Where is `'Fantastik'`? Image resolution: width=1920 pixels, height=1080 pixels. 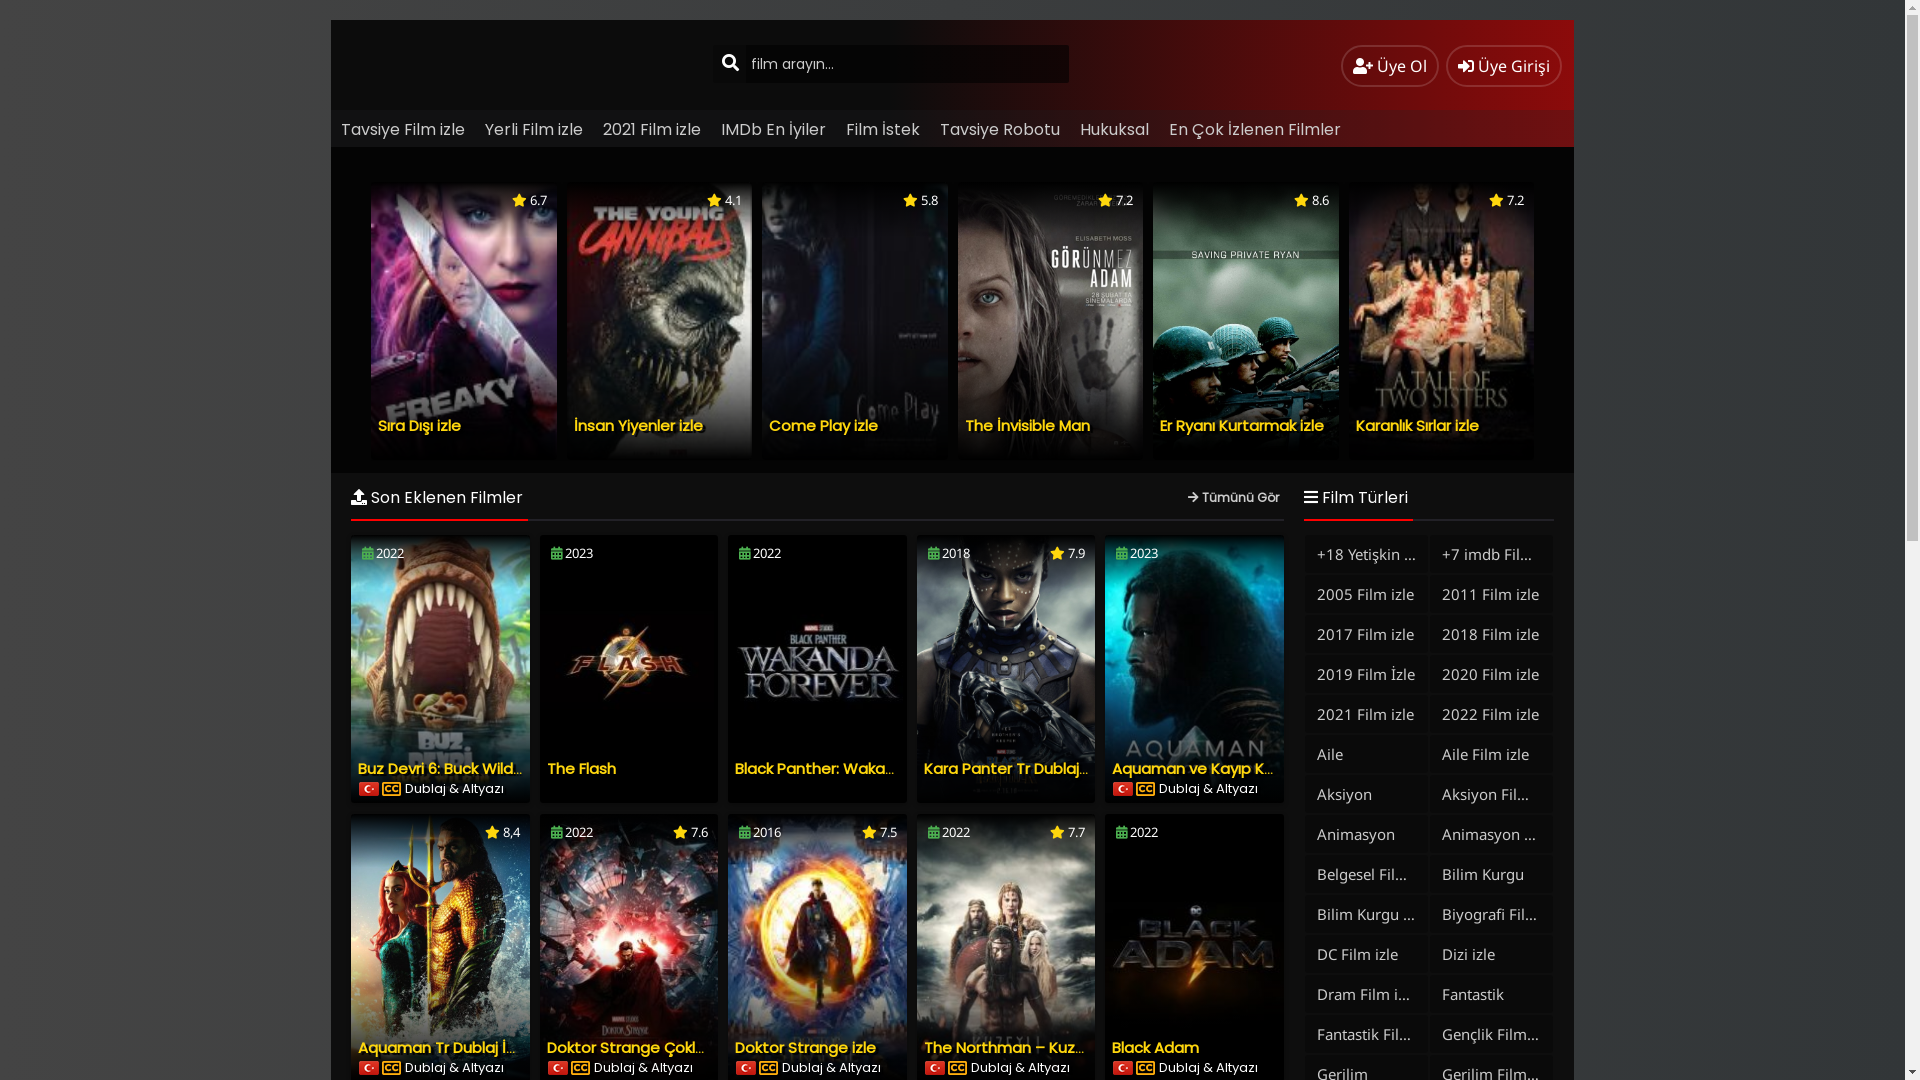
'Fantastik' is located at coordinates (1491, 994).